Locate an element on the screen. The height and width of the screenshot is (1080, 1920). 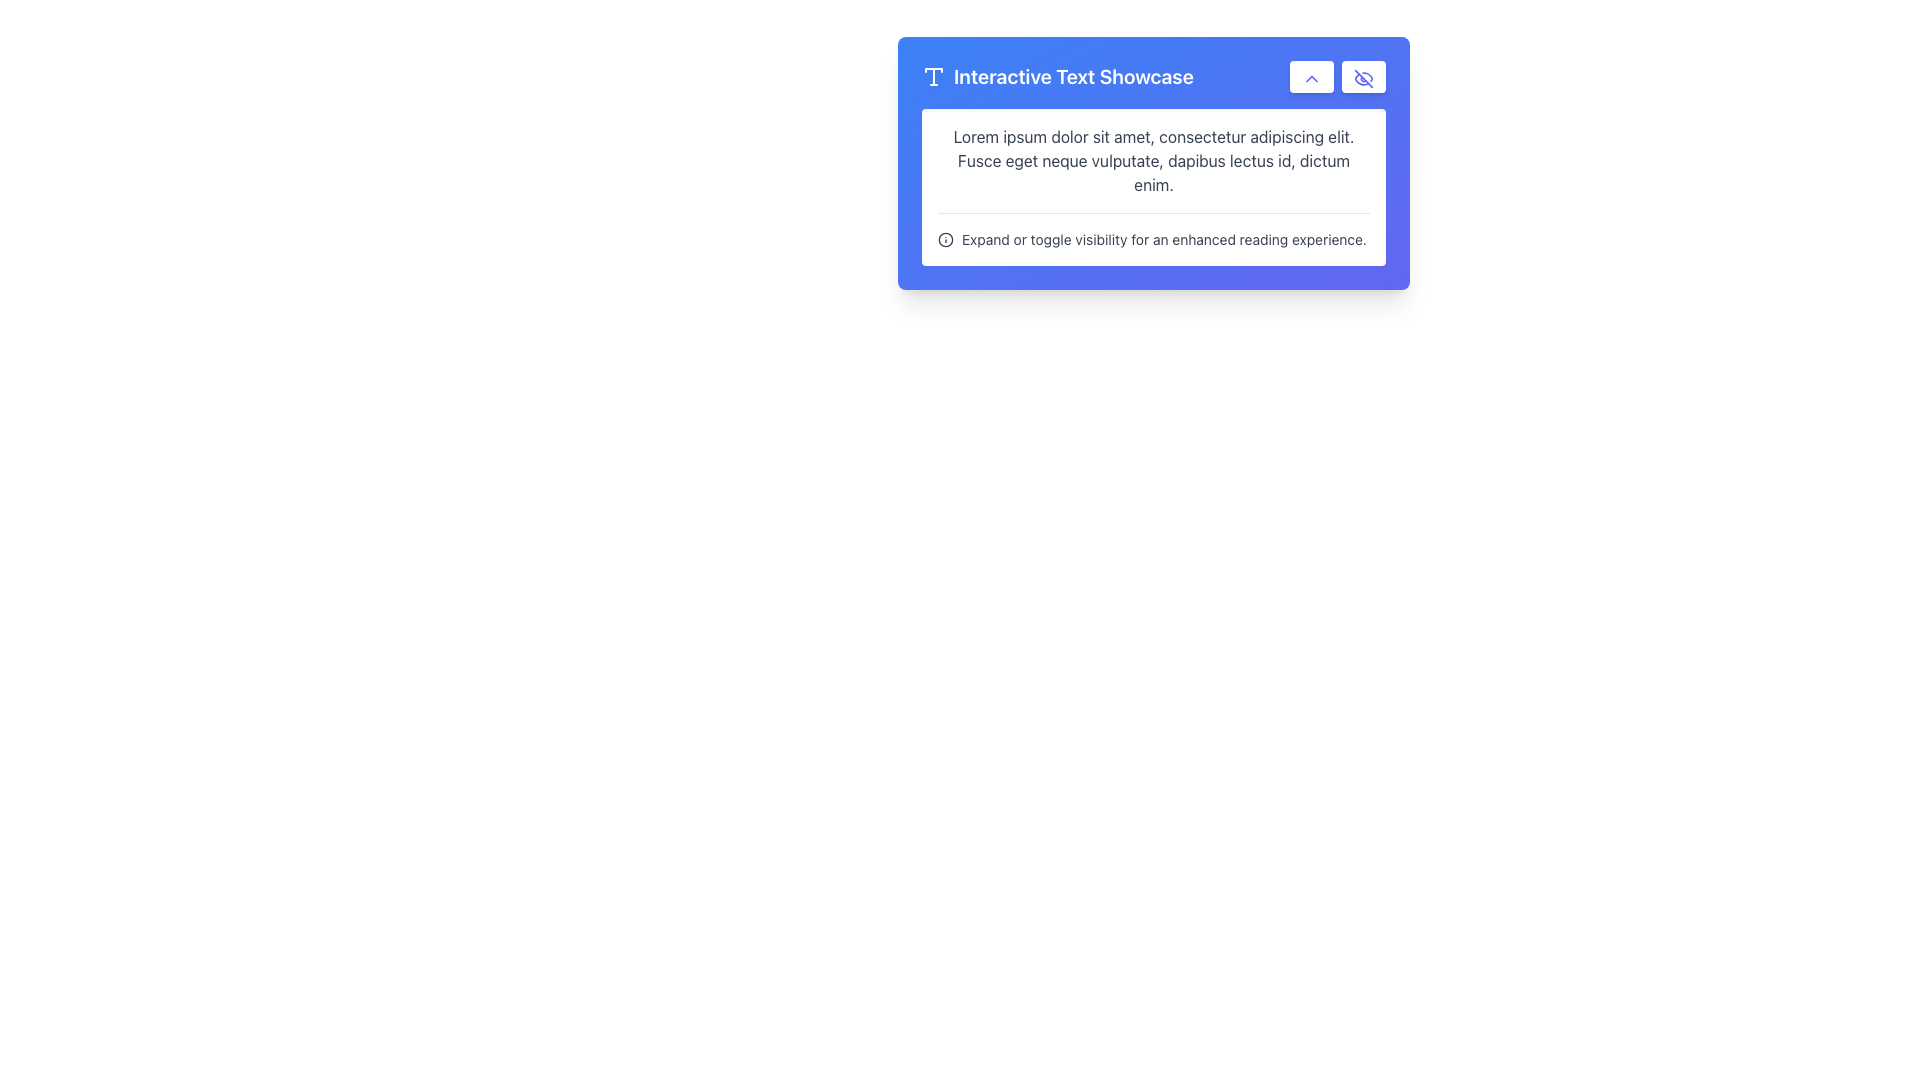
the chevron-up icon located at the top right of the blue panel labeled 'Interactive Text Showcase' is located at coordinates (1311, 76).